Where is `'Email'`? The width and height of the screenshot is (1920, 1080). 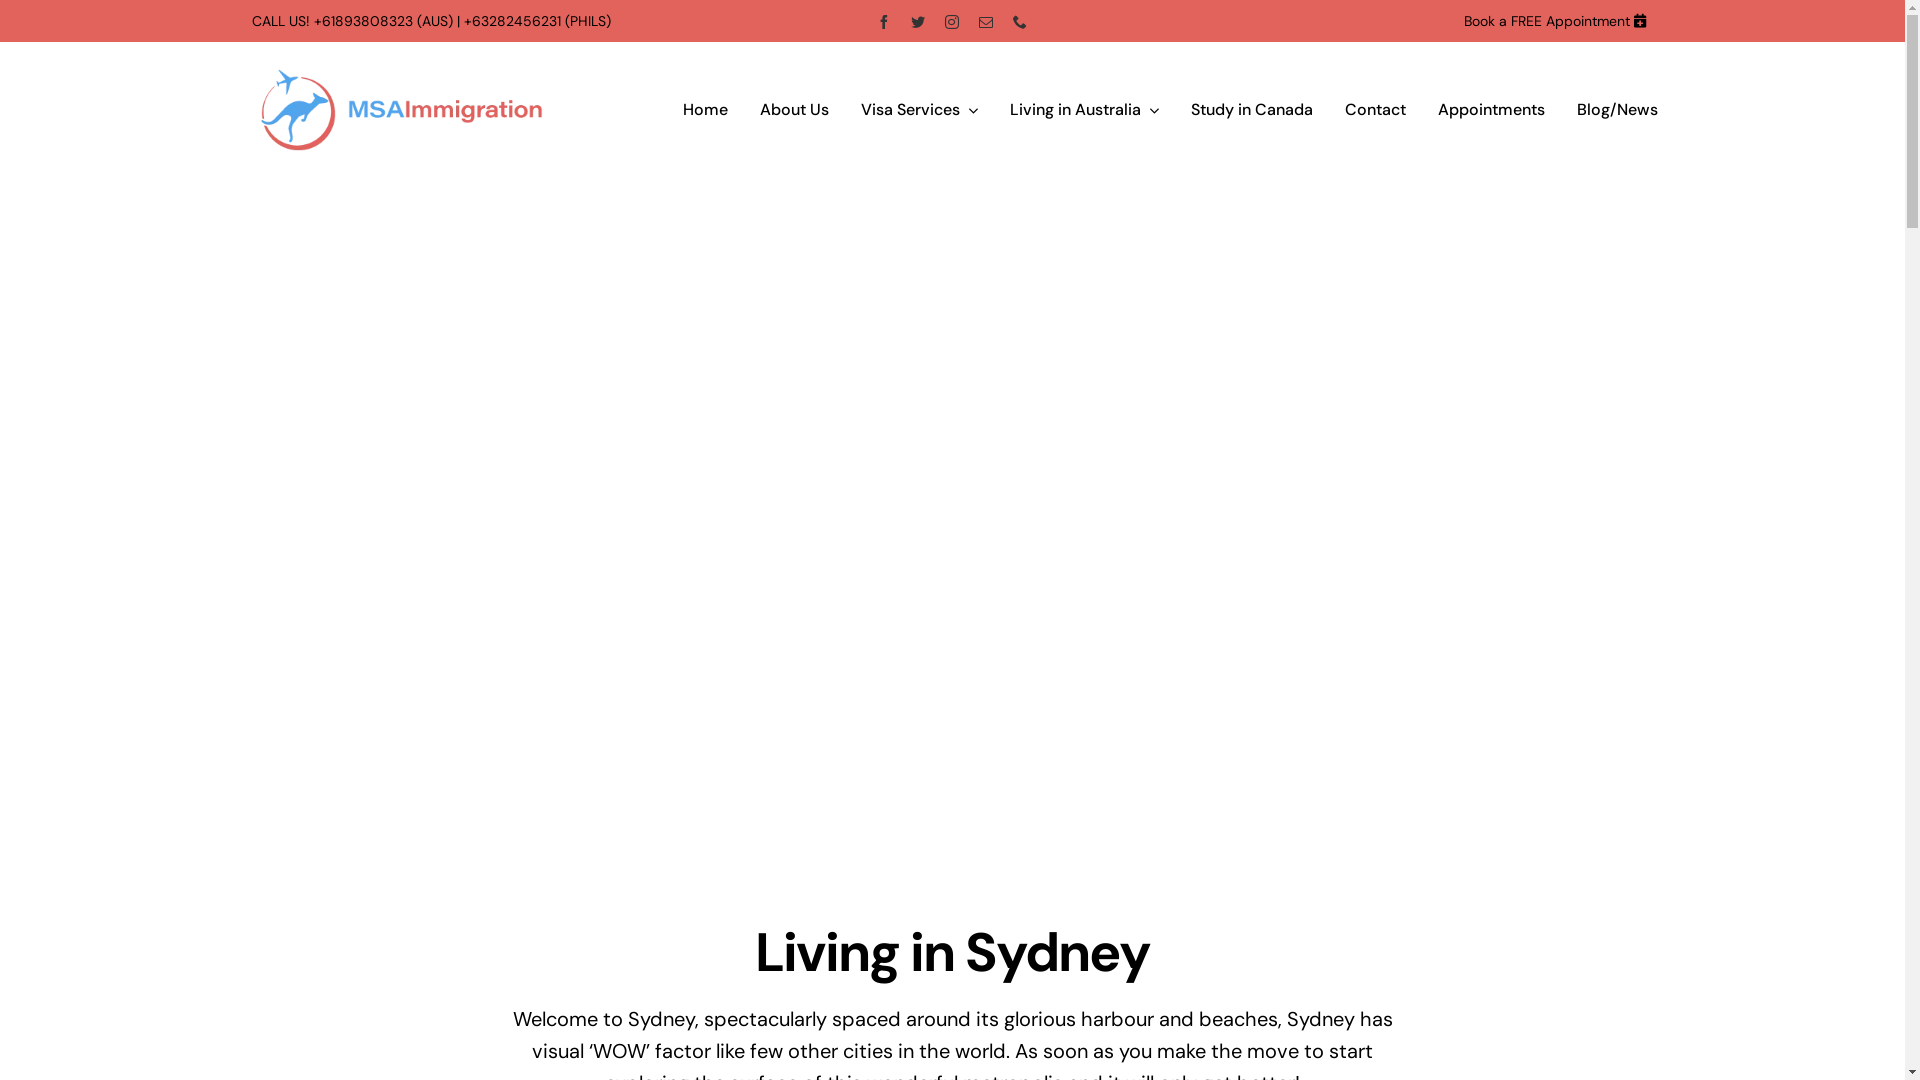
'Email' is located at coordinates (979, 20).